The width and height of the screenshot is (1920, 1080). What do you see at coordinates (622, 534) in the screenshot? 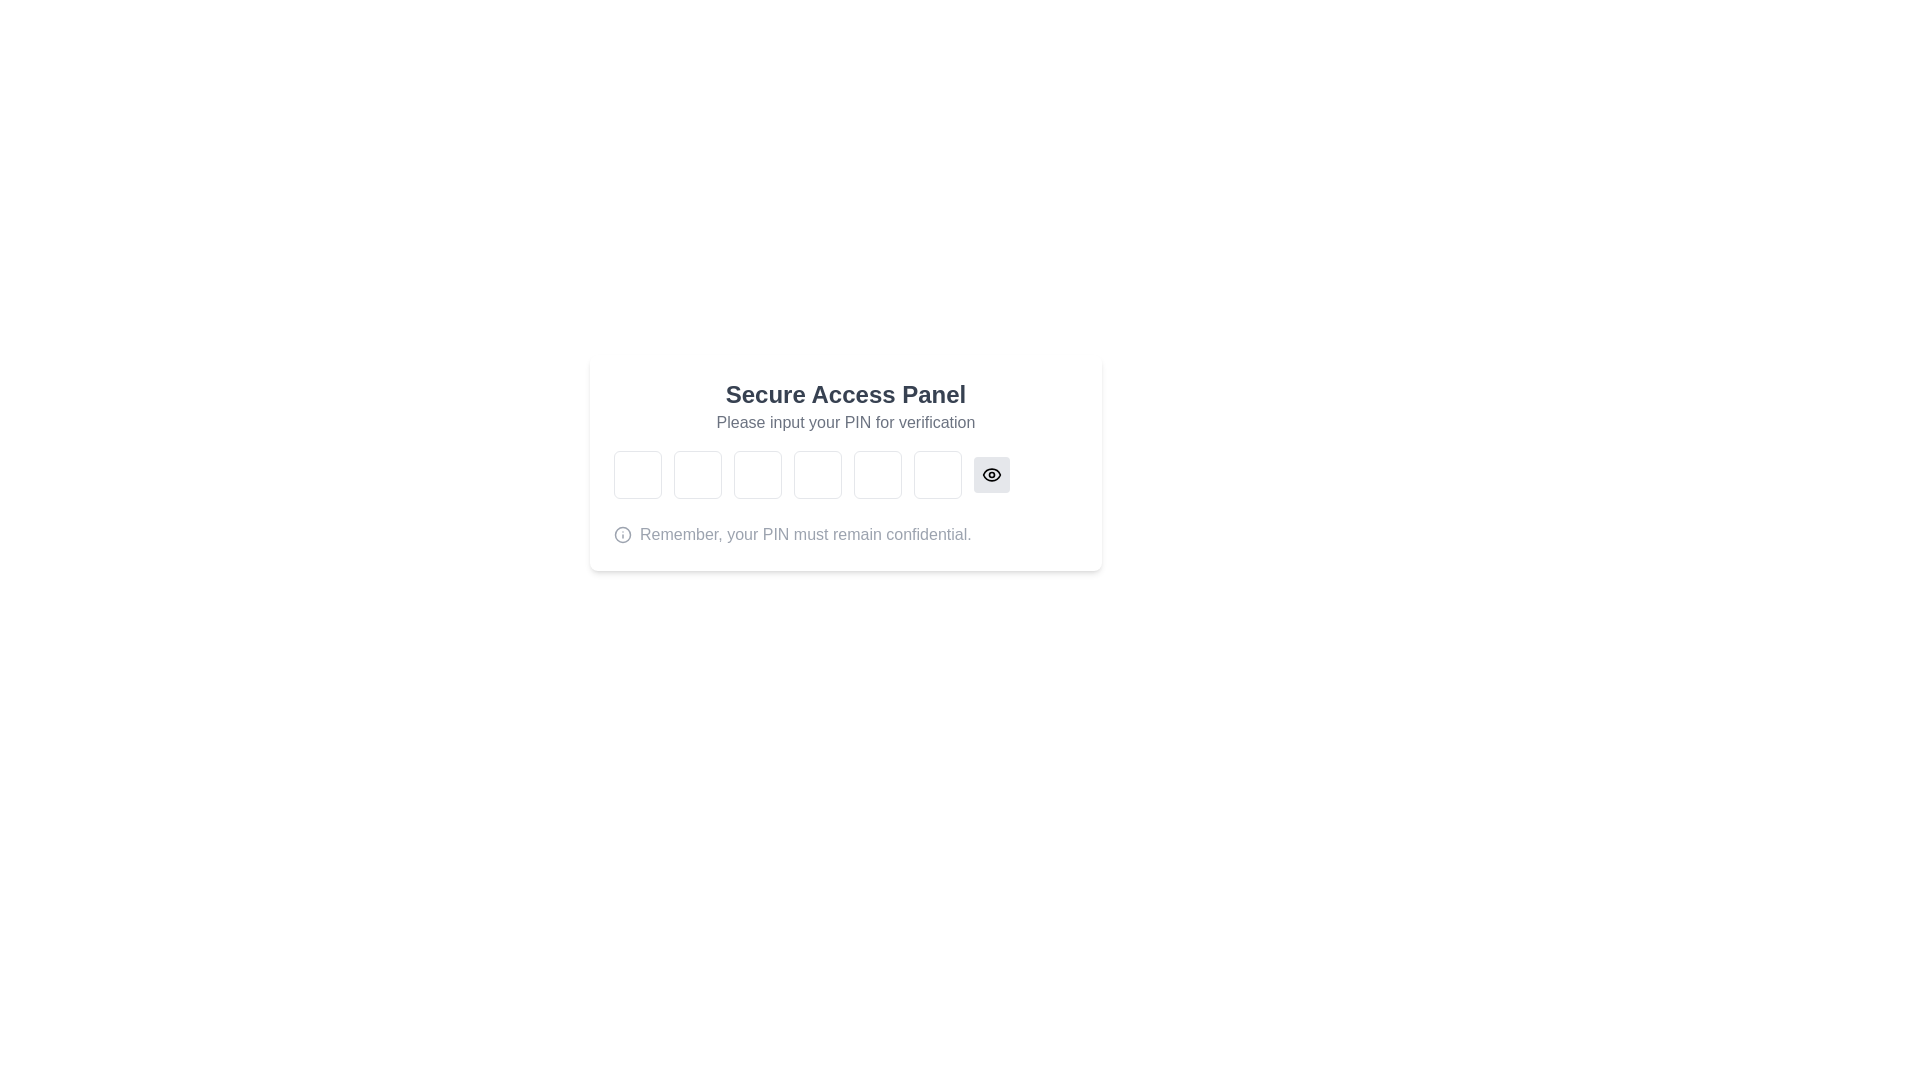
I see `the decorative SVG Circle Element that signifies additional information, located next to the text 'Remember, your PIN must remain confidential.'` at bounding box center [622, 534].